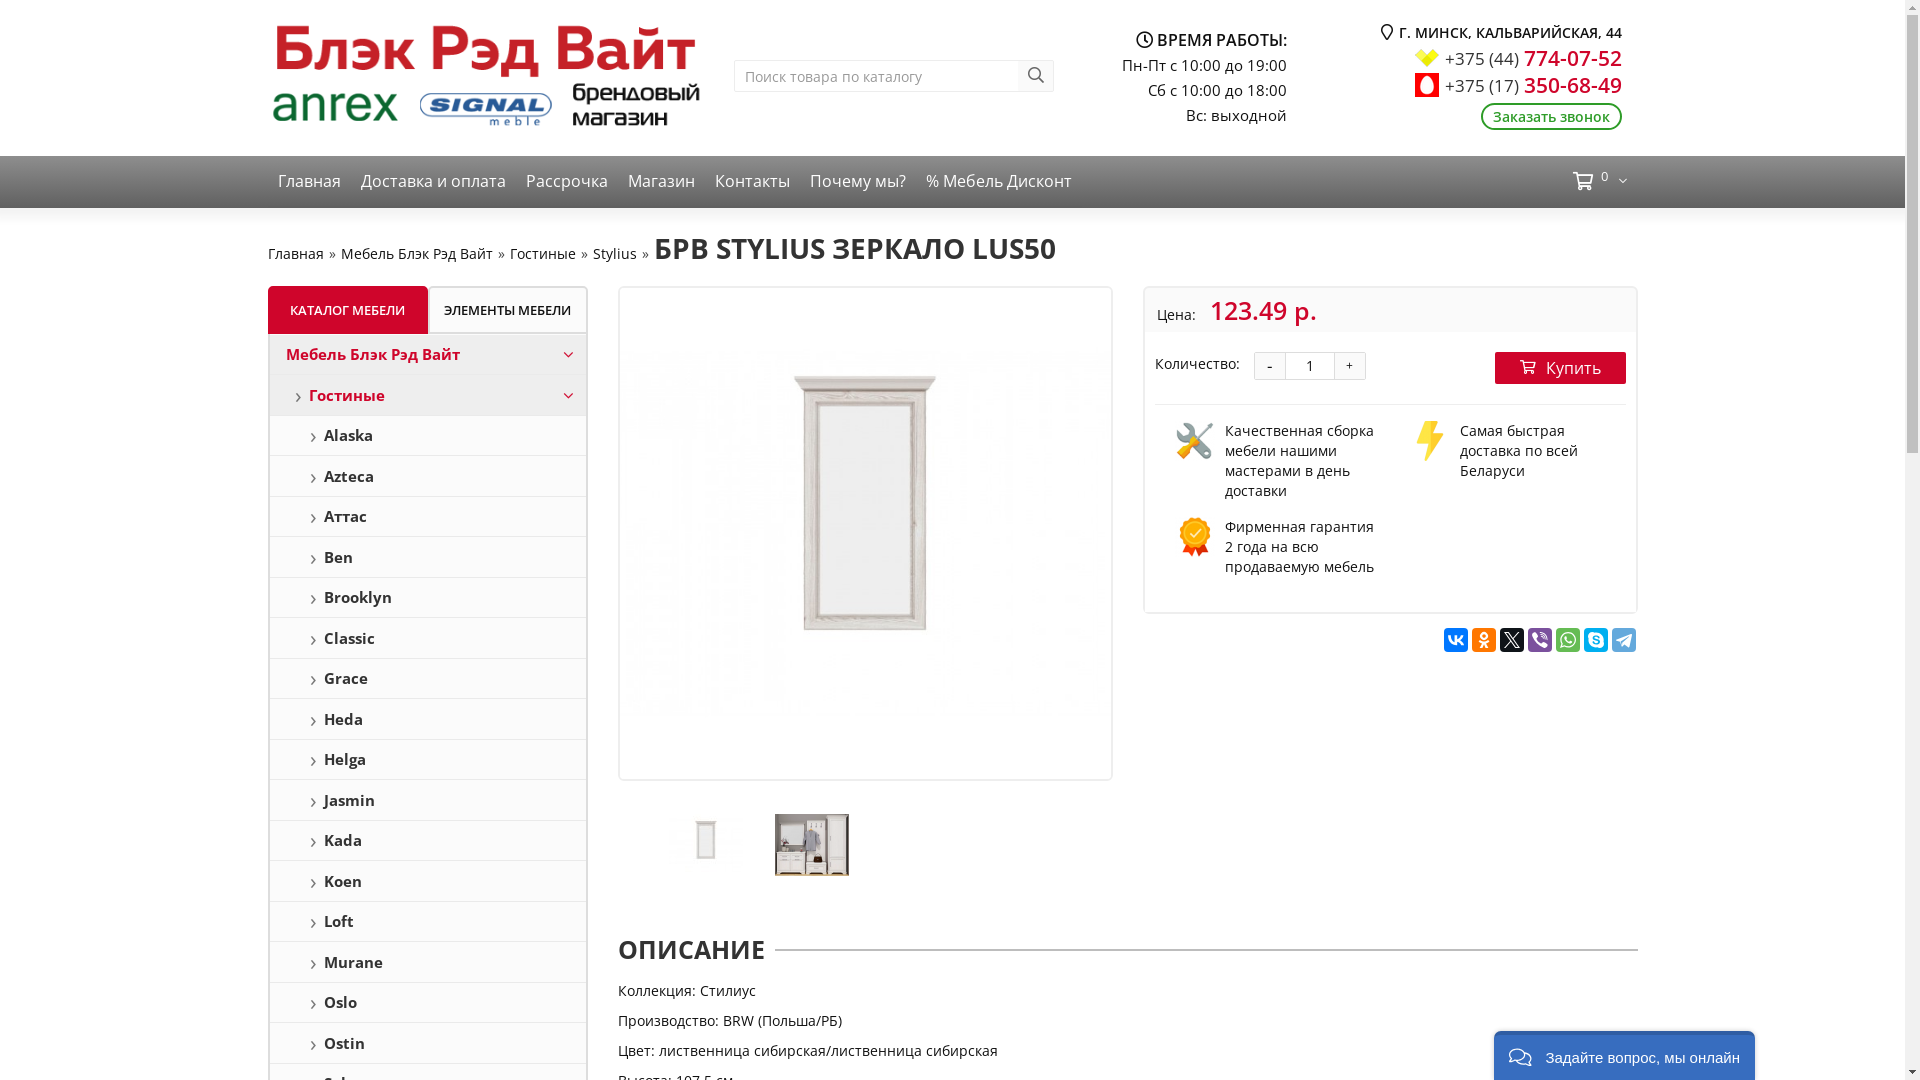  What do you see at coordinates (1532, 56) in the screenshot?
I see `'+375 (44) 774-07-52'` at bounding box center [1532, 56].